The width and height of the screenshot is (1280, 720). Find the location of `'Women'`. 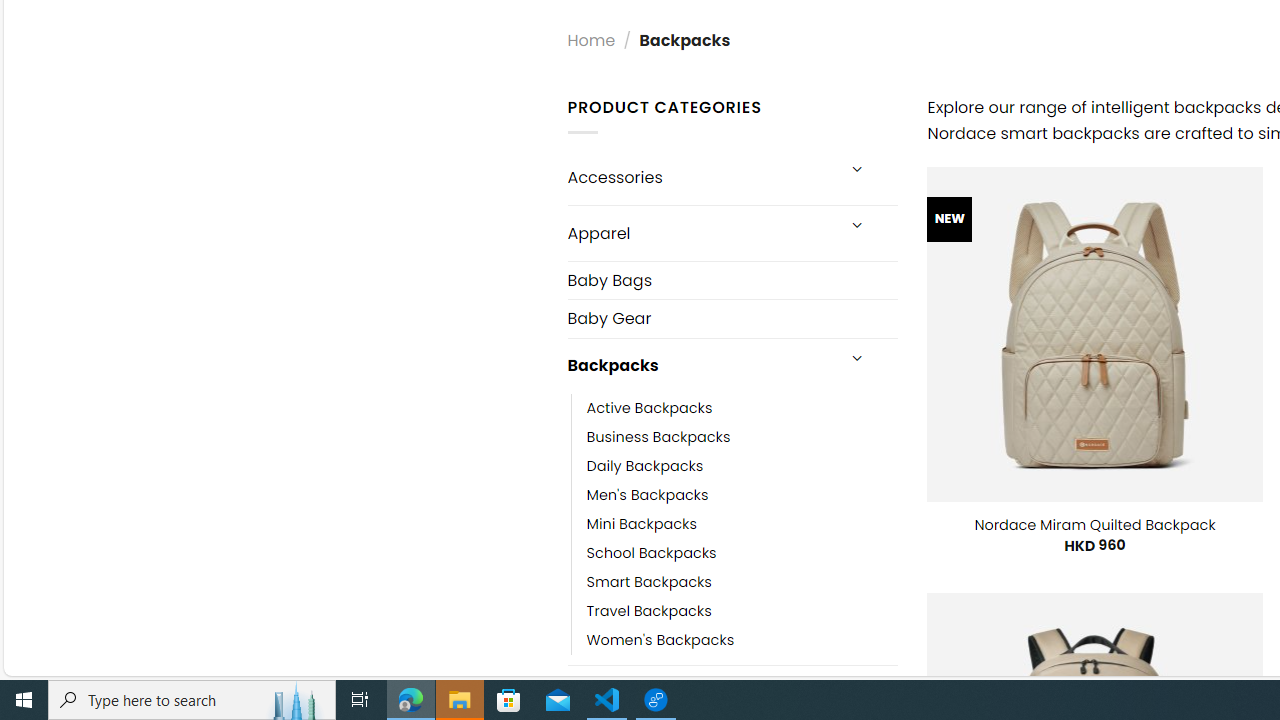

'Women' is located at coordinates (660, 640).